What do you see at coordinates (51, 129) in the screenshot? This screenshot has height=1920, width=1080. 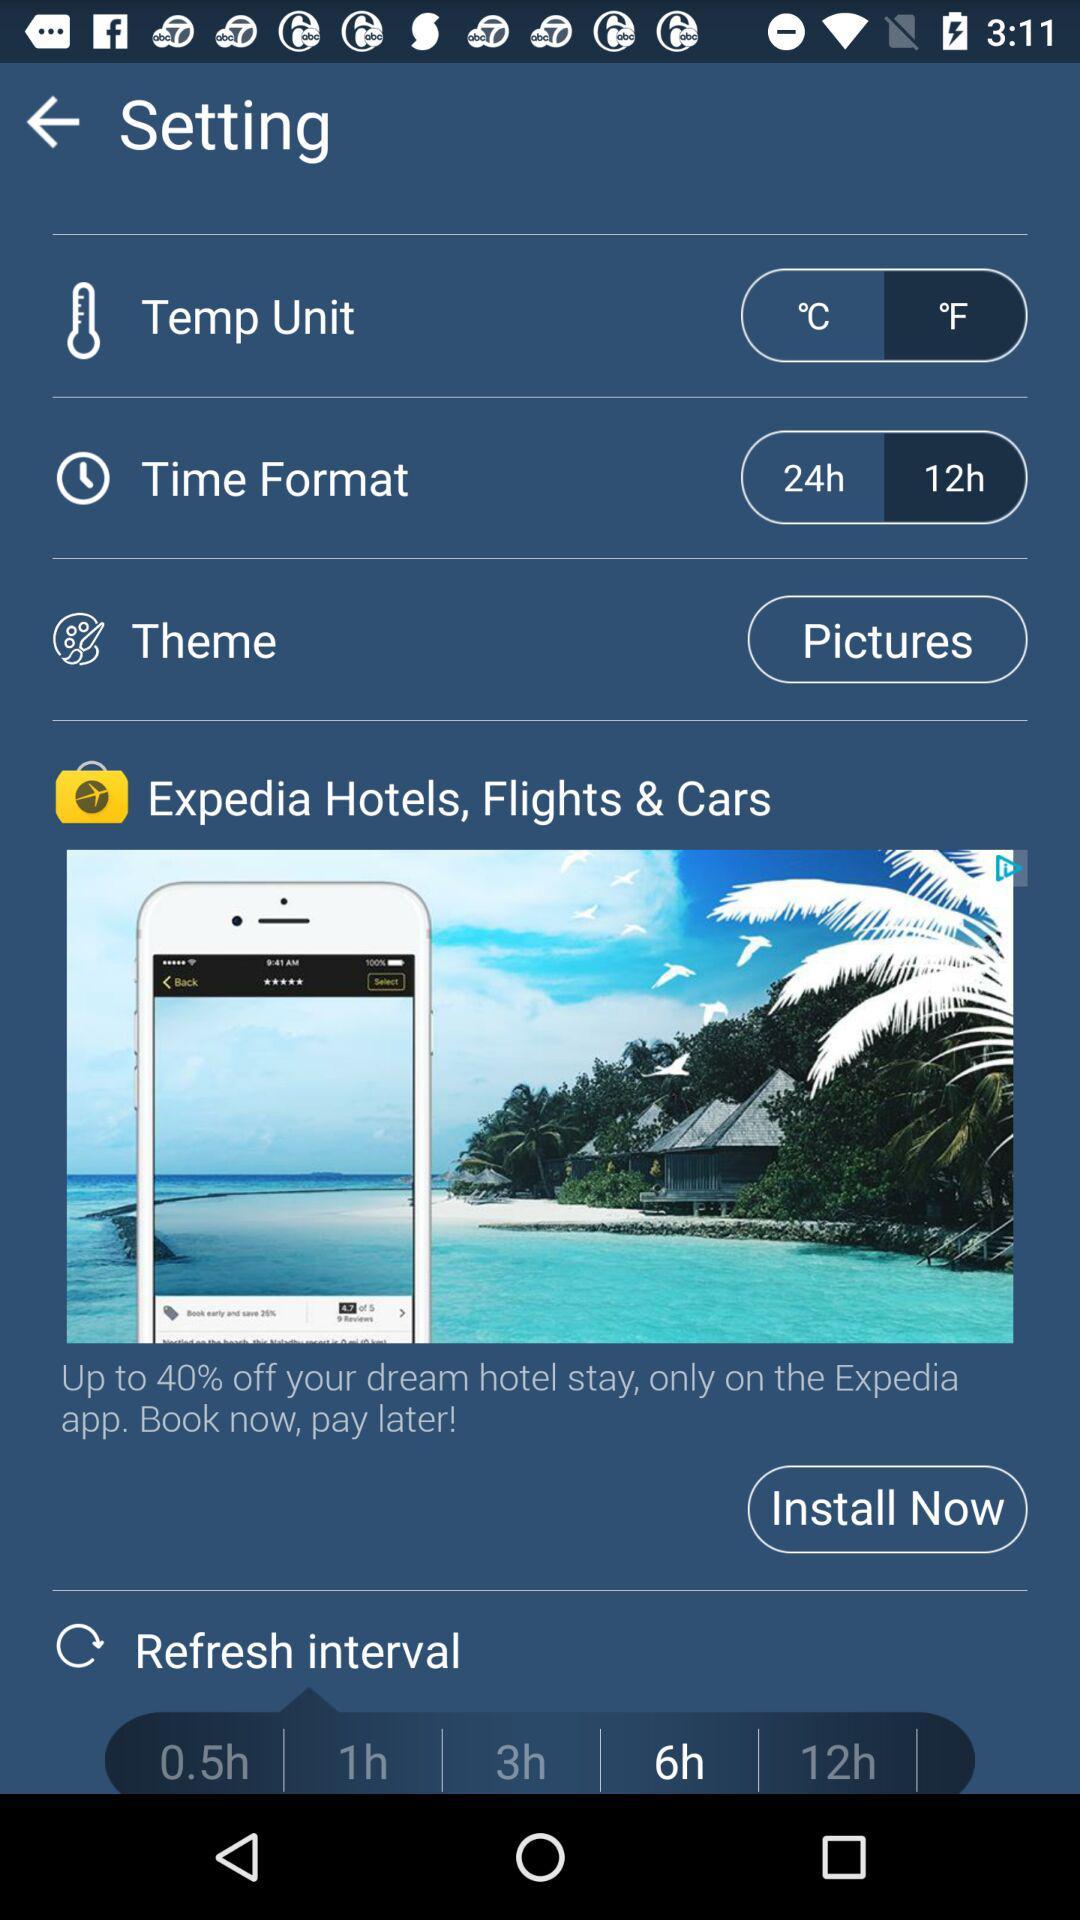 I see `the arrow_backward icon` at bounding box center [51, 129].